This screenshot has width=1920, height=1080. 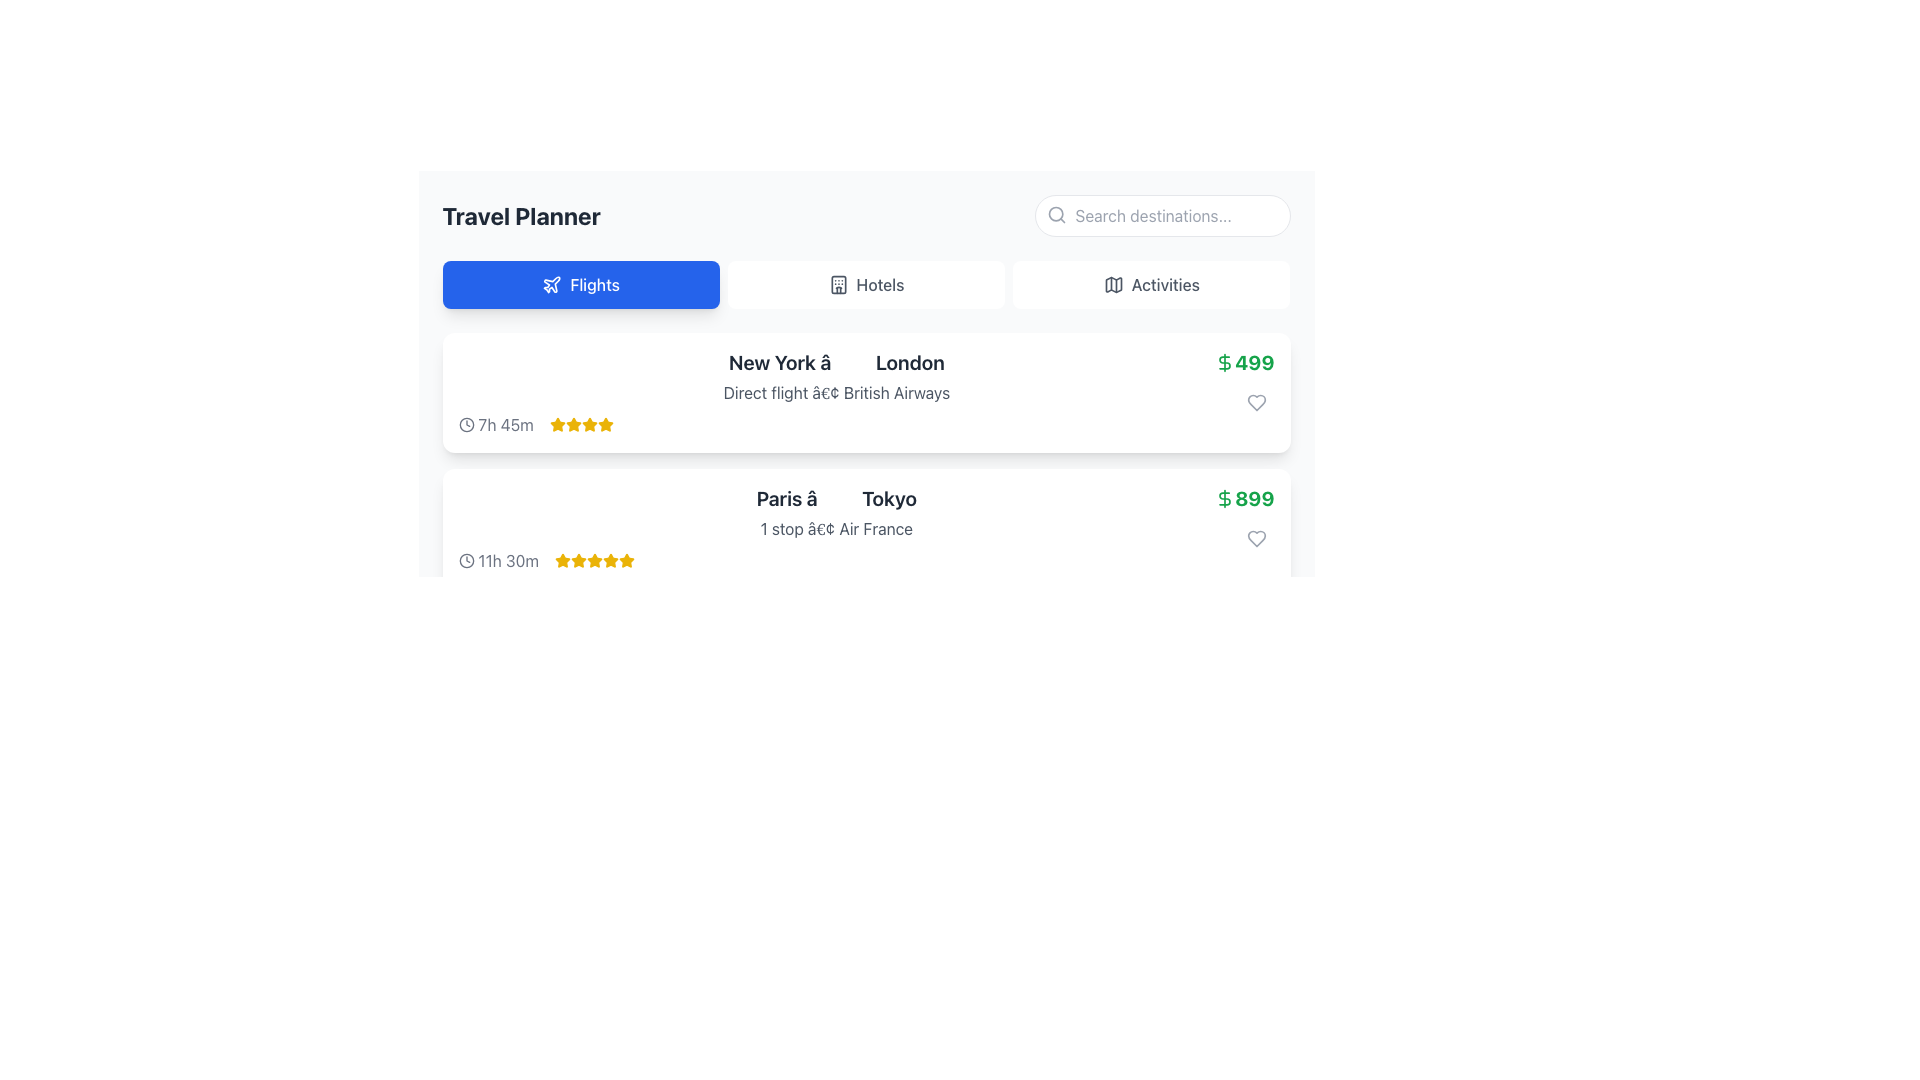 What do you see at coordinates (610, 560) in the screenshot?
I see `the fifth star icon representing the rating for the flight listing from 'Paris to Tokyo'` at bounding box center [610, 560].